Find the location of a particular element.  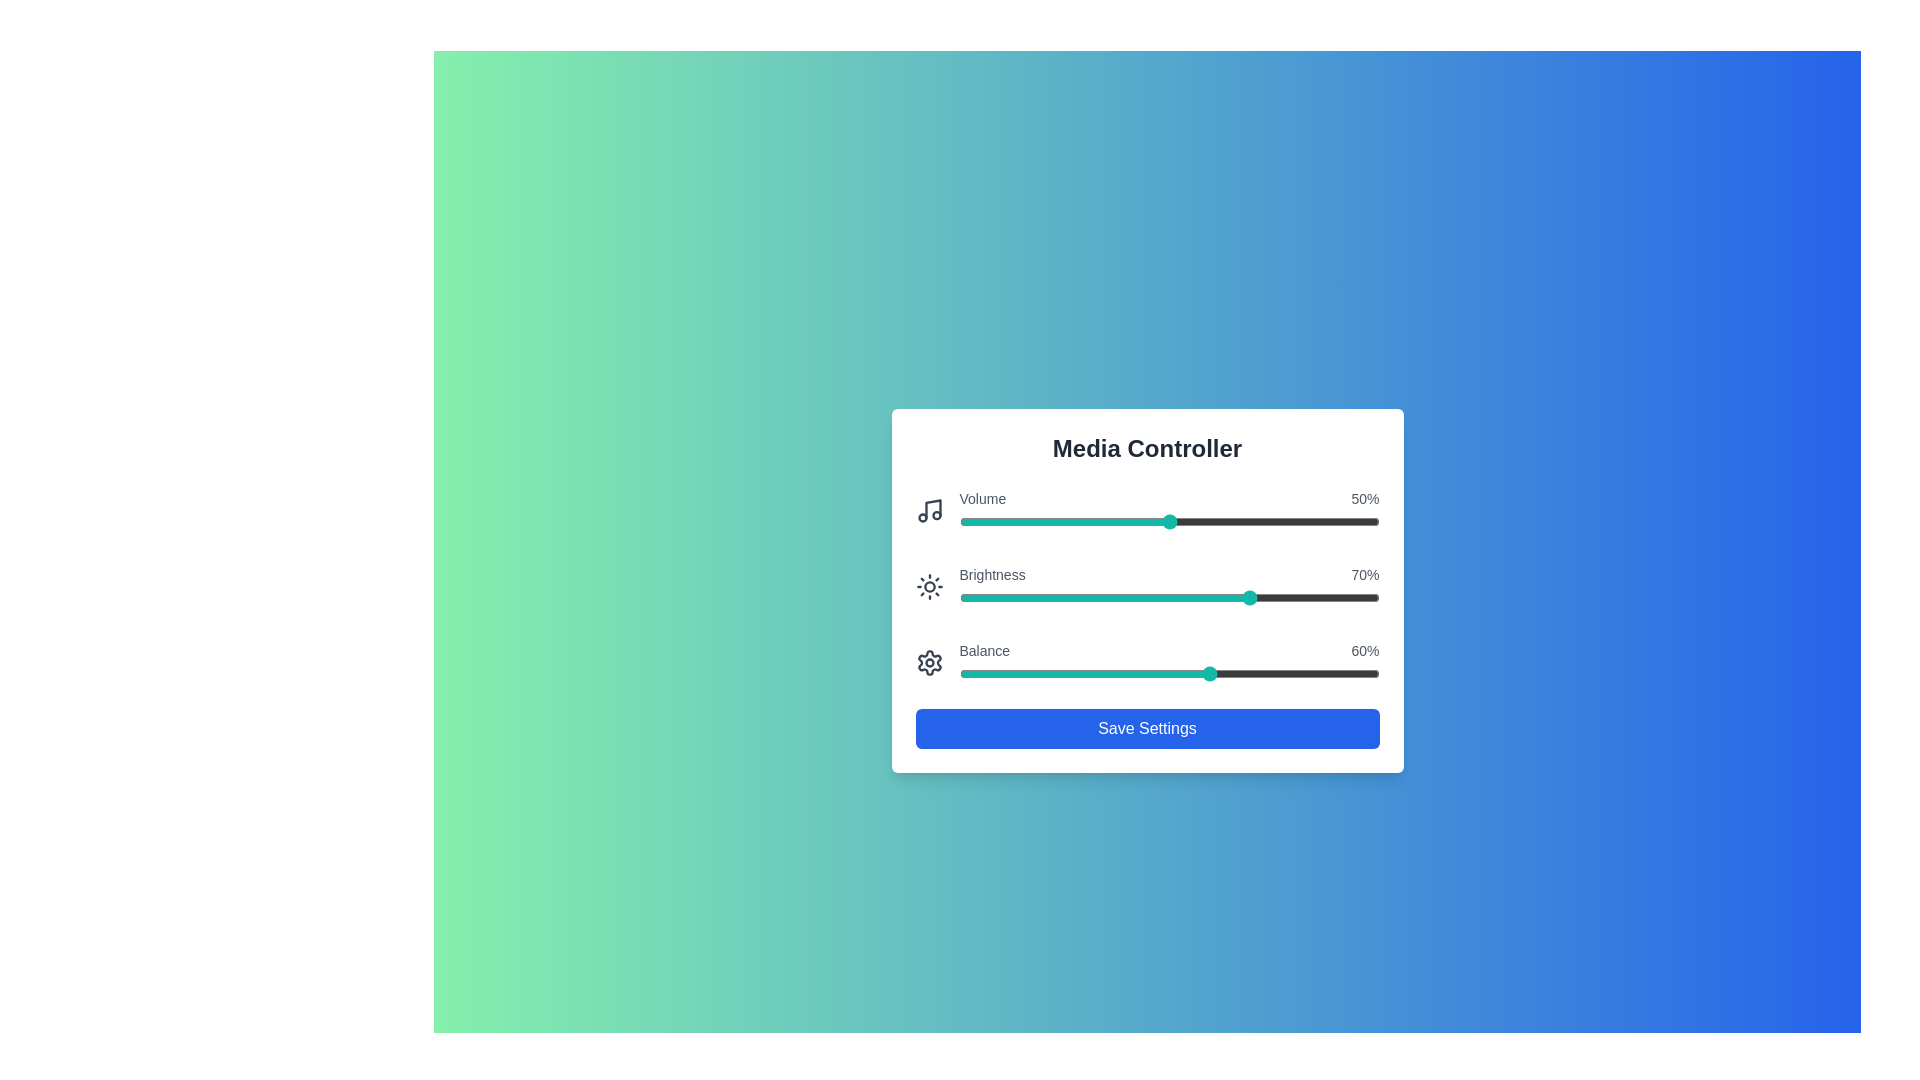

the volume slider to 65% by dragging the slider handle is located at coordinates (1231, 520).